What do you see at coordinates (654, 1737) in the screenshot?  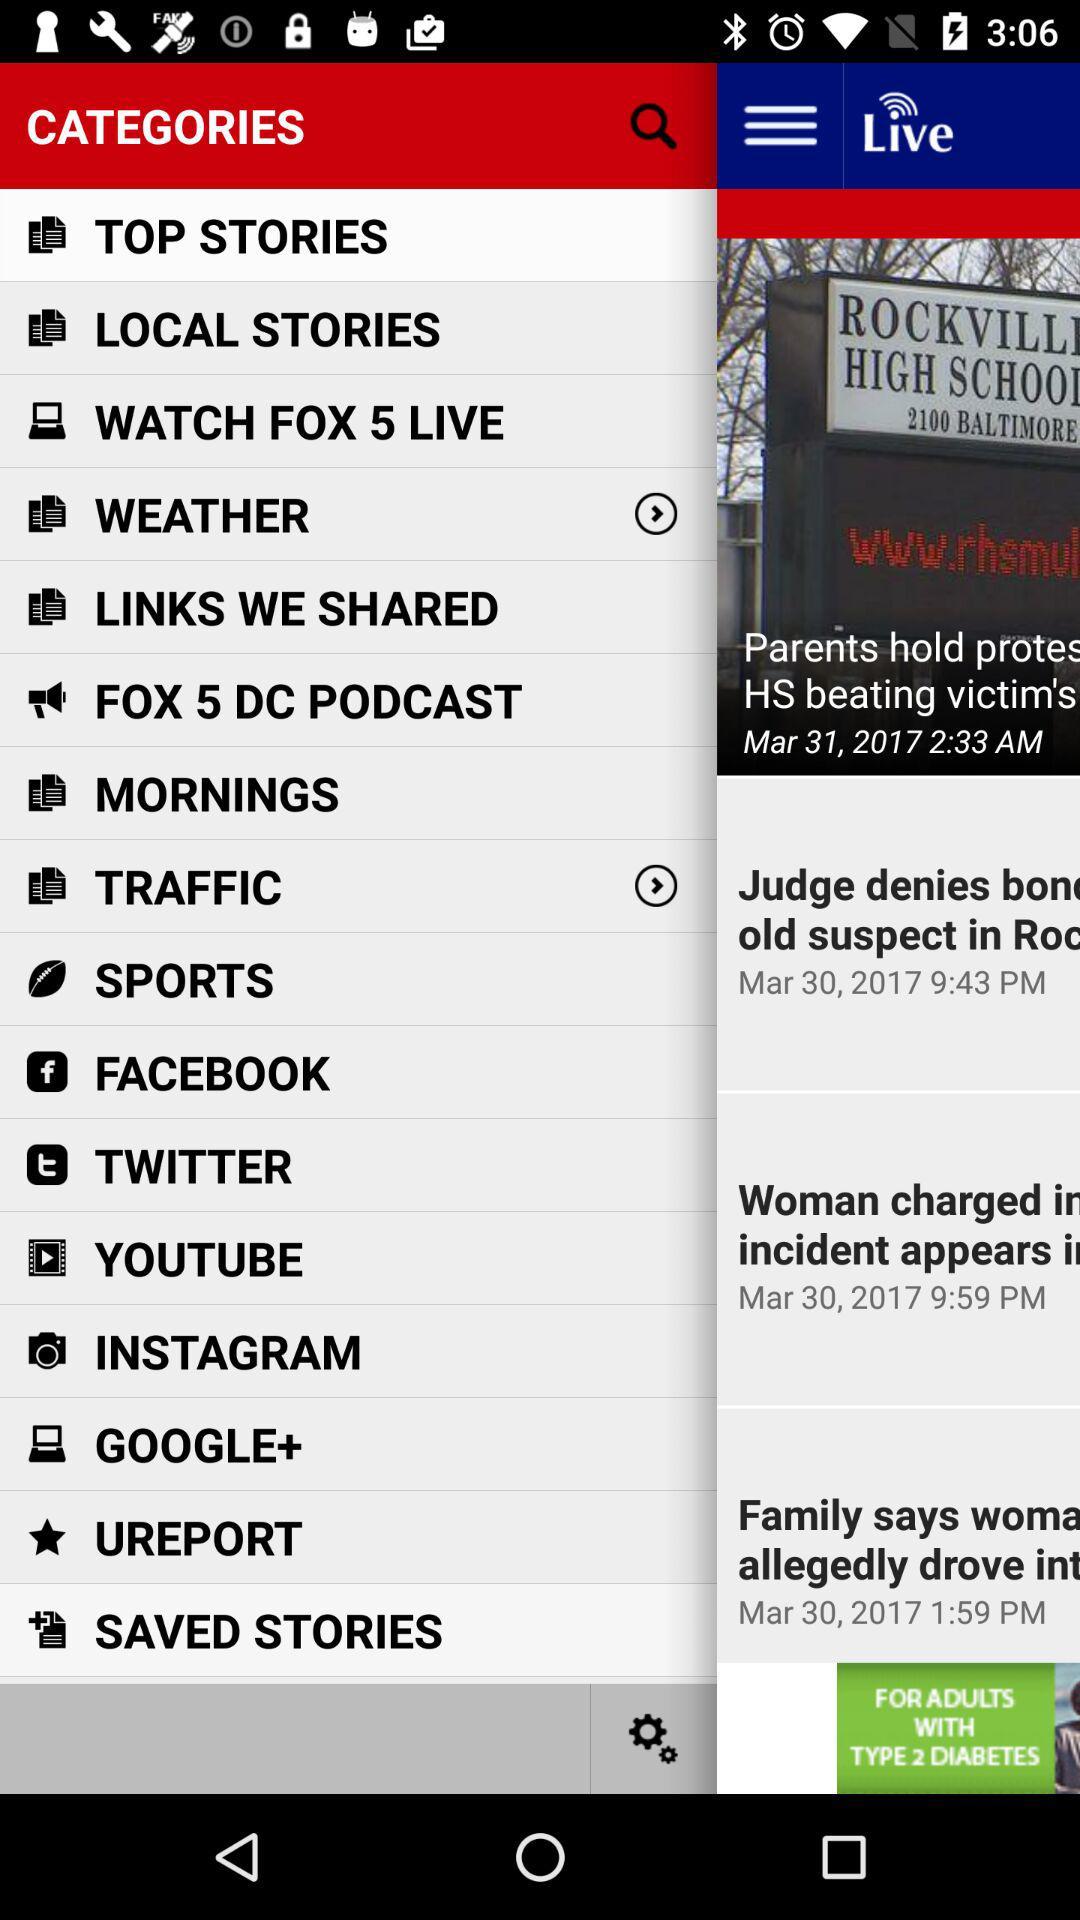 I see `allows to share` at bounding box center [654, 1737].